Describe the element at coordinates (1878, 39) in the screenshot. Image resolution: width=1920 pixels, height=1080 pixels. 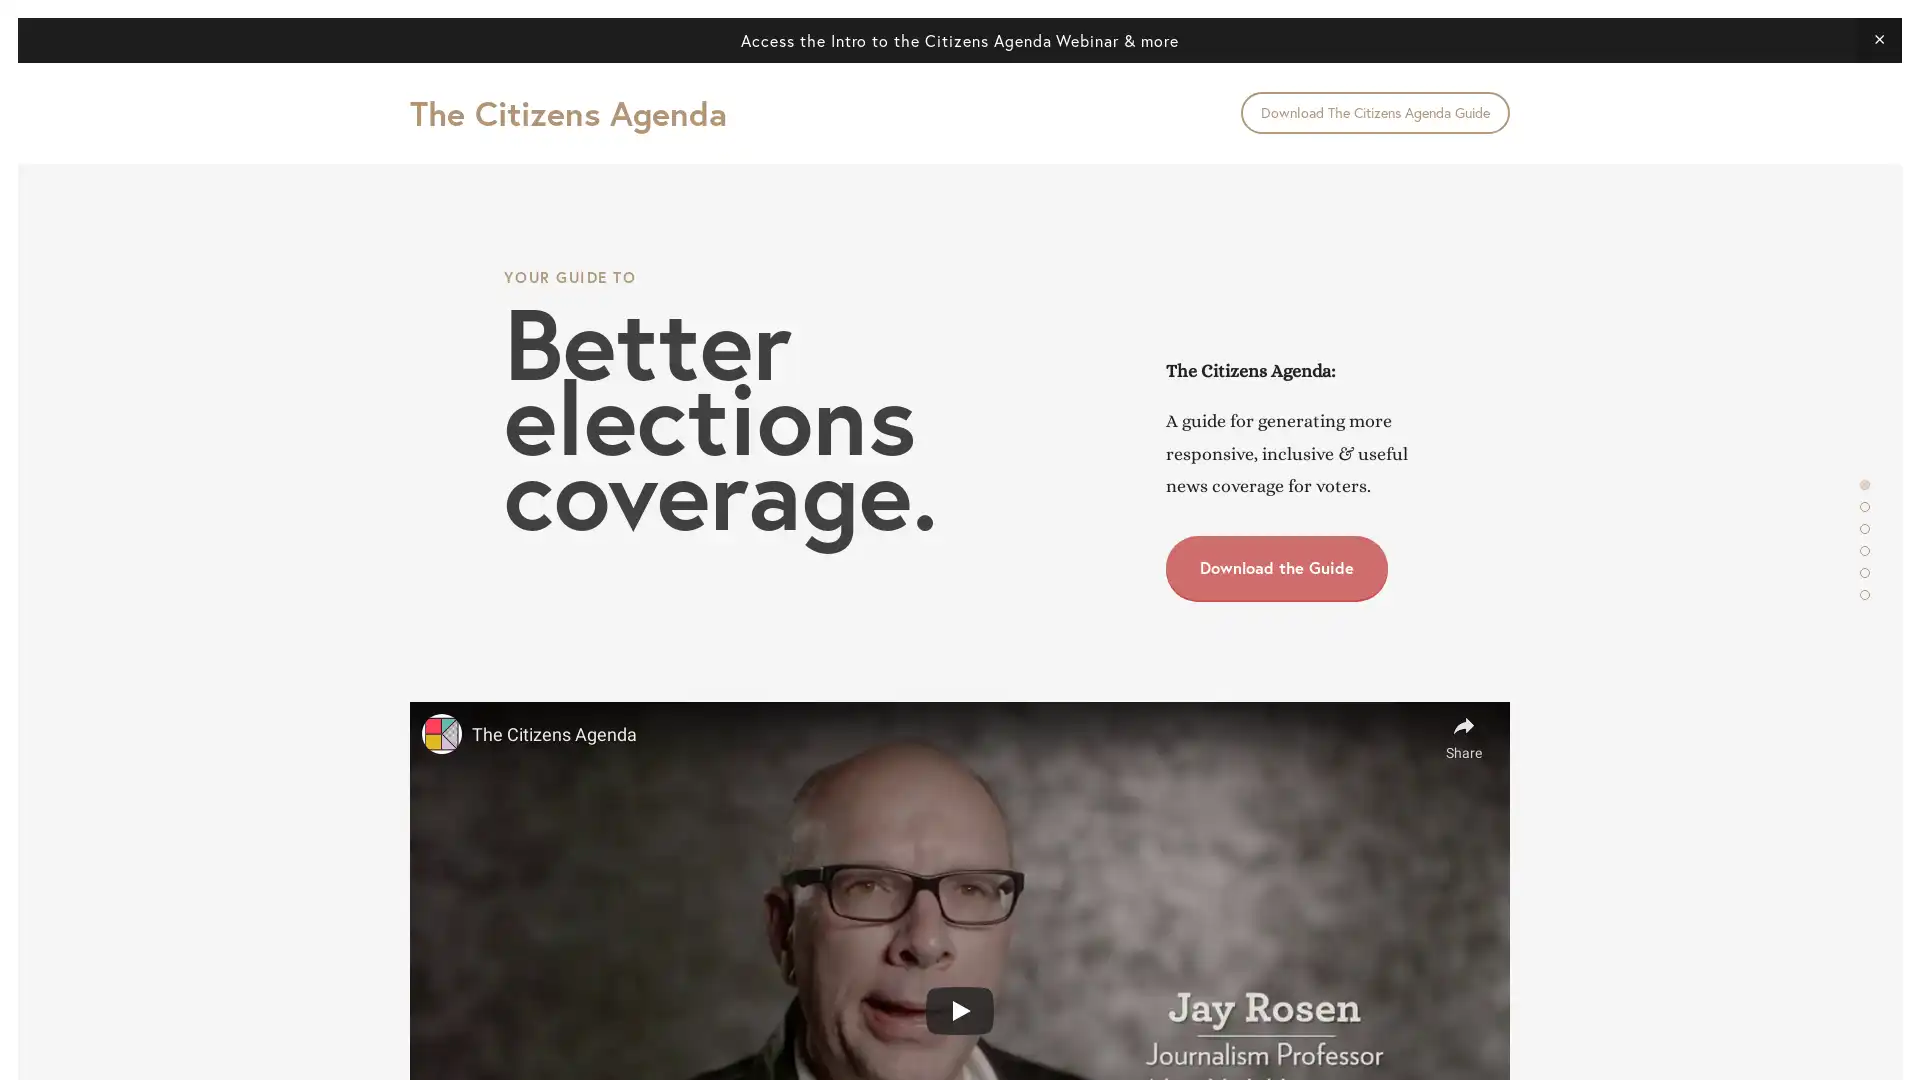
I see `Close Announcement` at that location.